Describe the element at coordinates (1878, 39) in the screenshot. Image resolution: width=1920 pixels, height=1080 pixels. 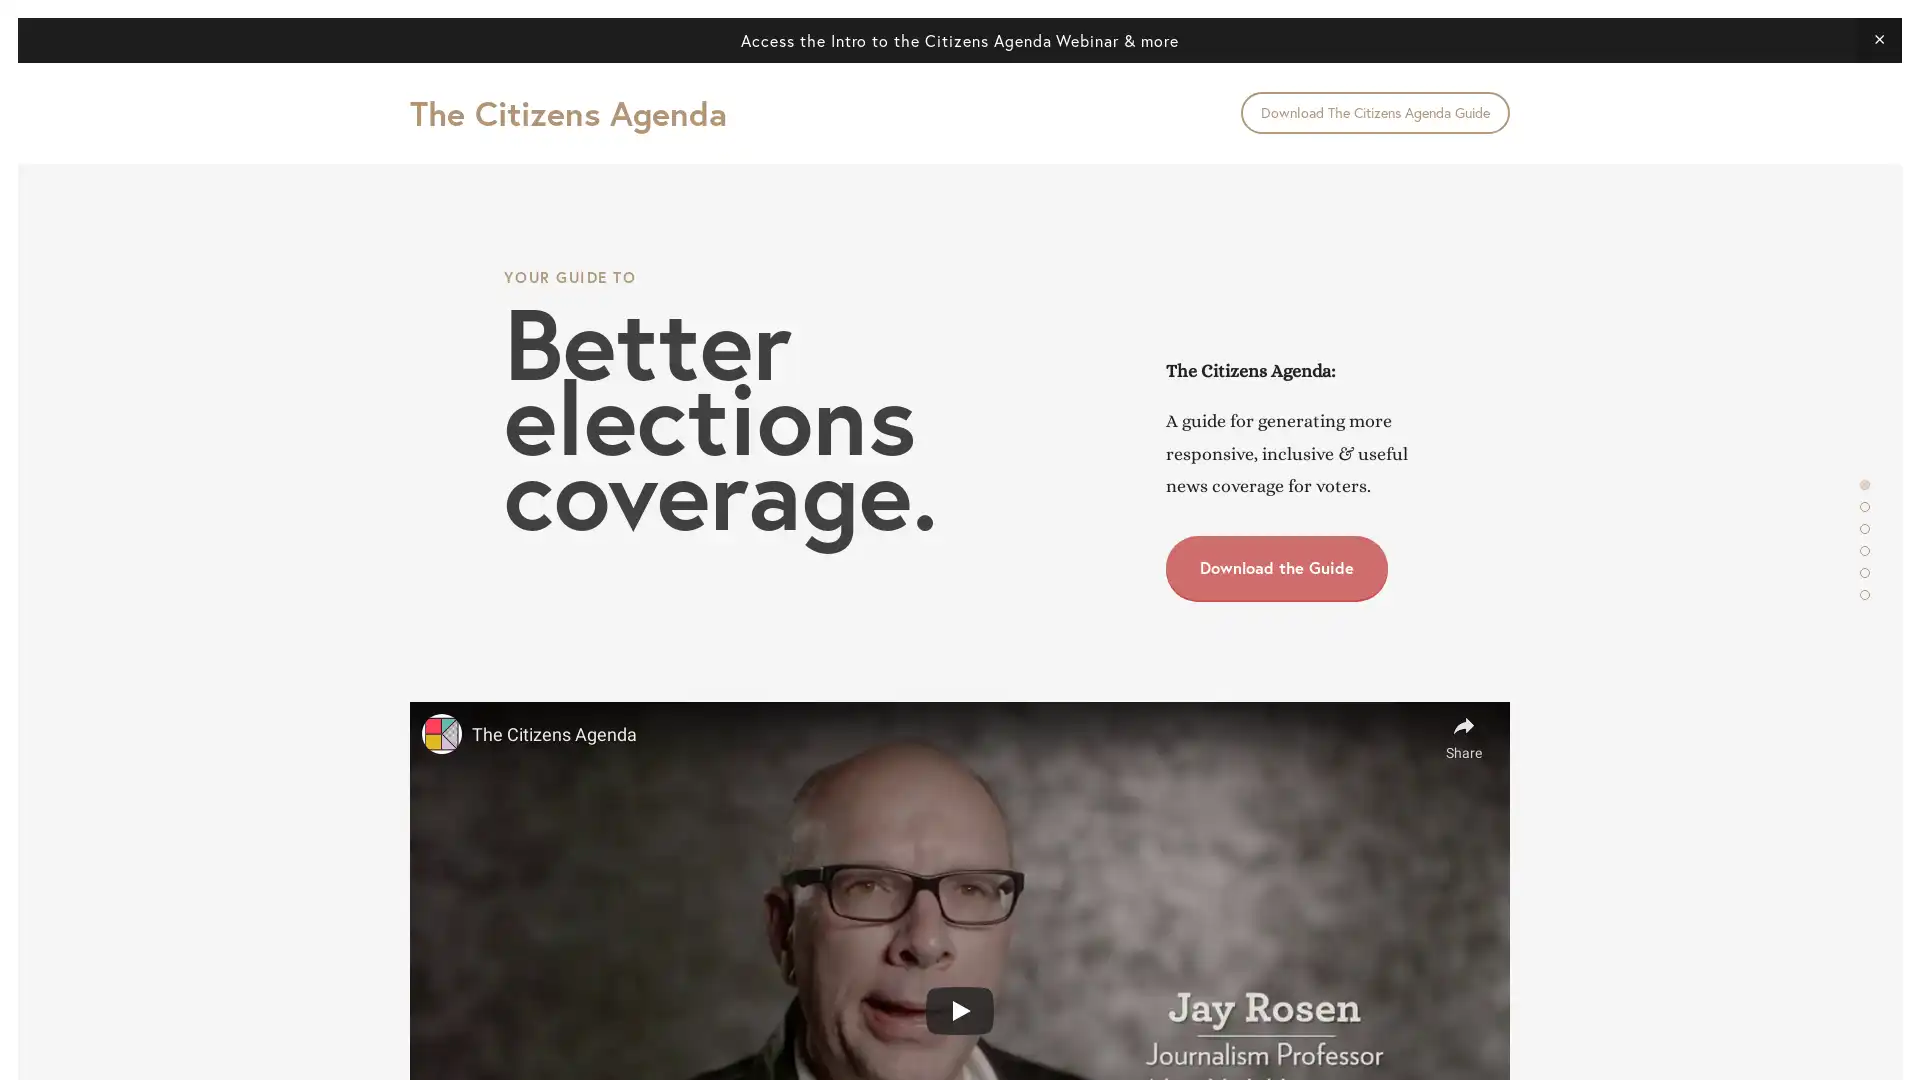
I see `Close Announcement` at that location.